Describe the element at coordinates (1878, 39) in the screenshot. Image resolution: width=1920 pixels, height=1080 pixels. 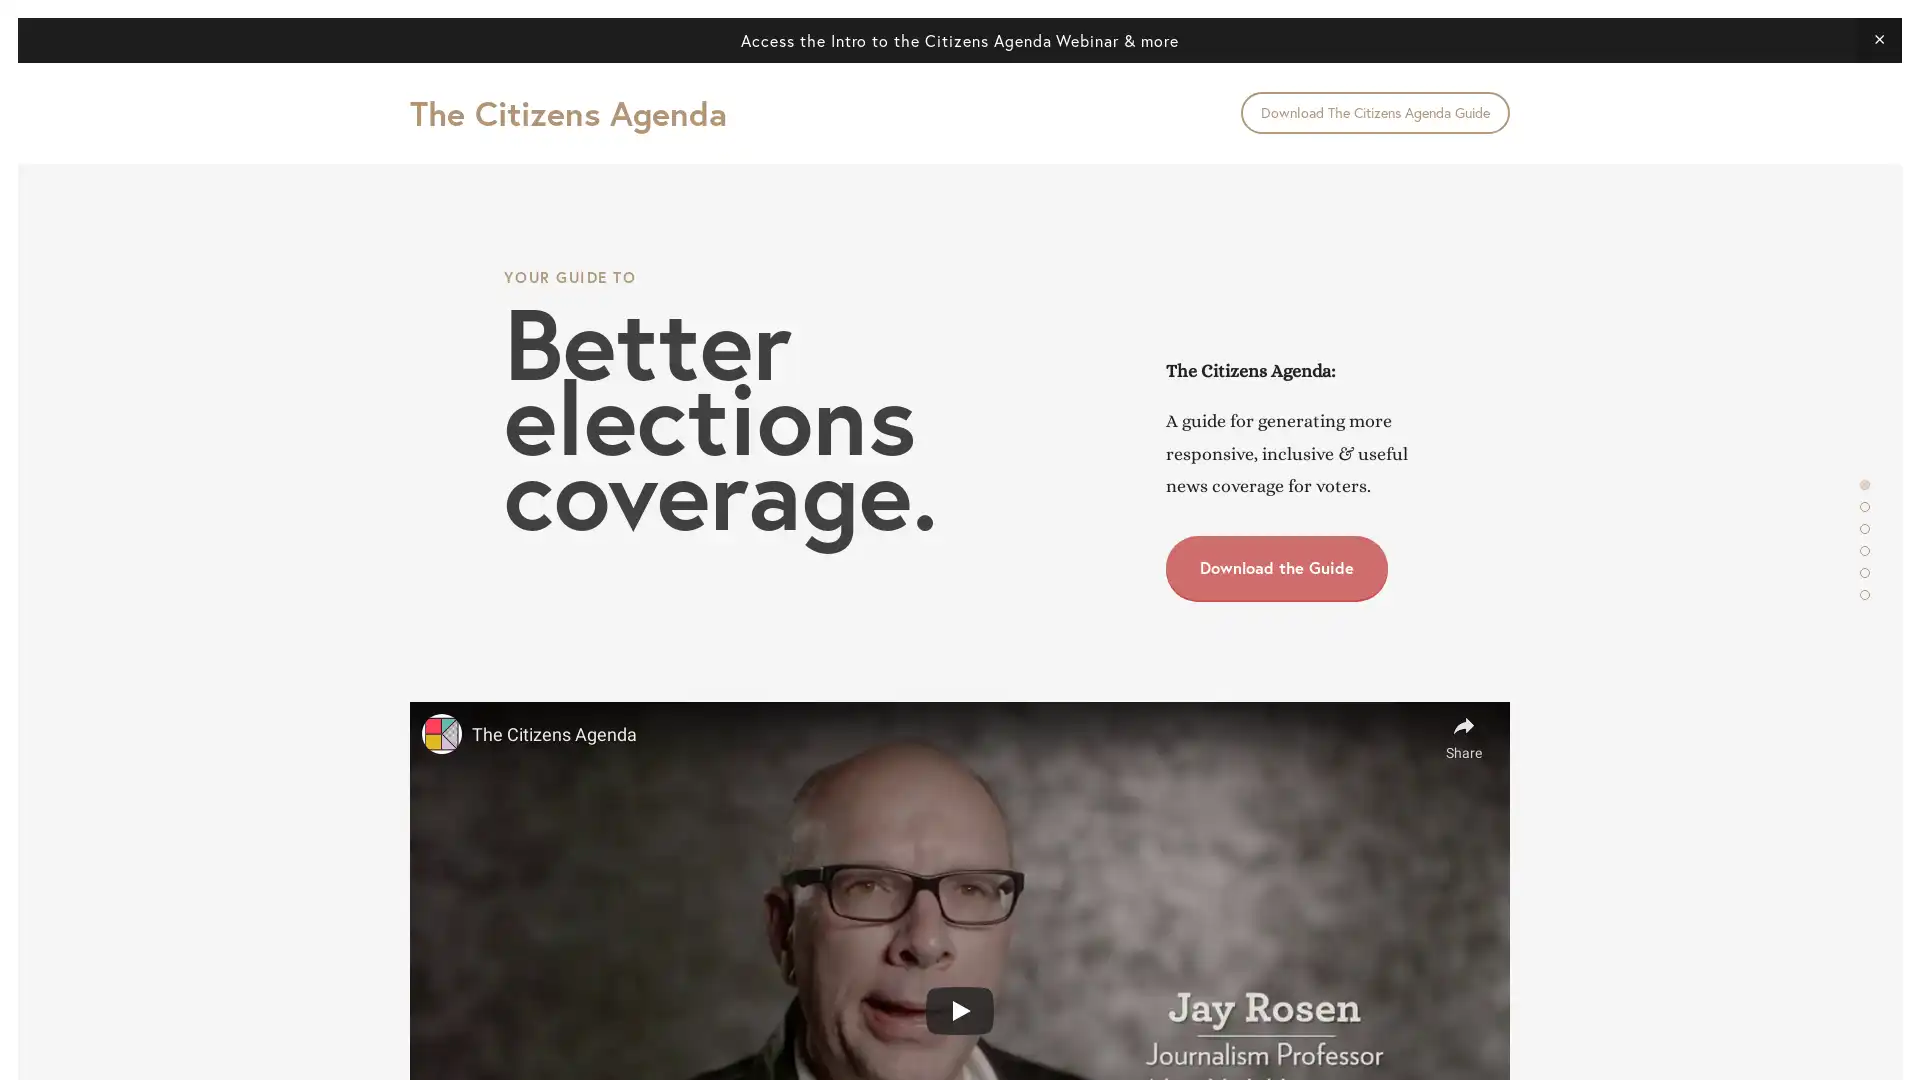
I see `Close Announcement` at that location.